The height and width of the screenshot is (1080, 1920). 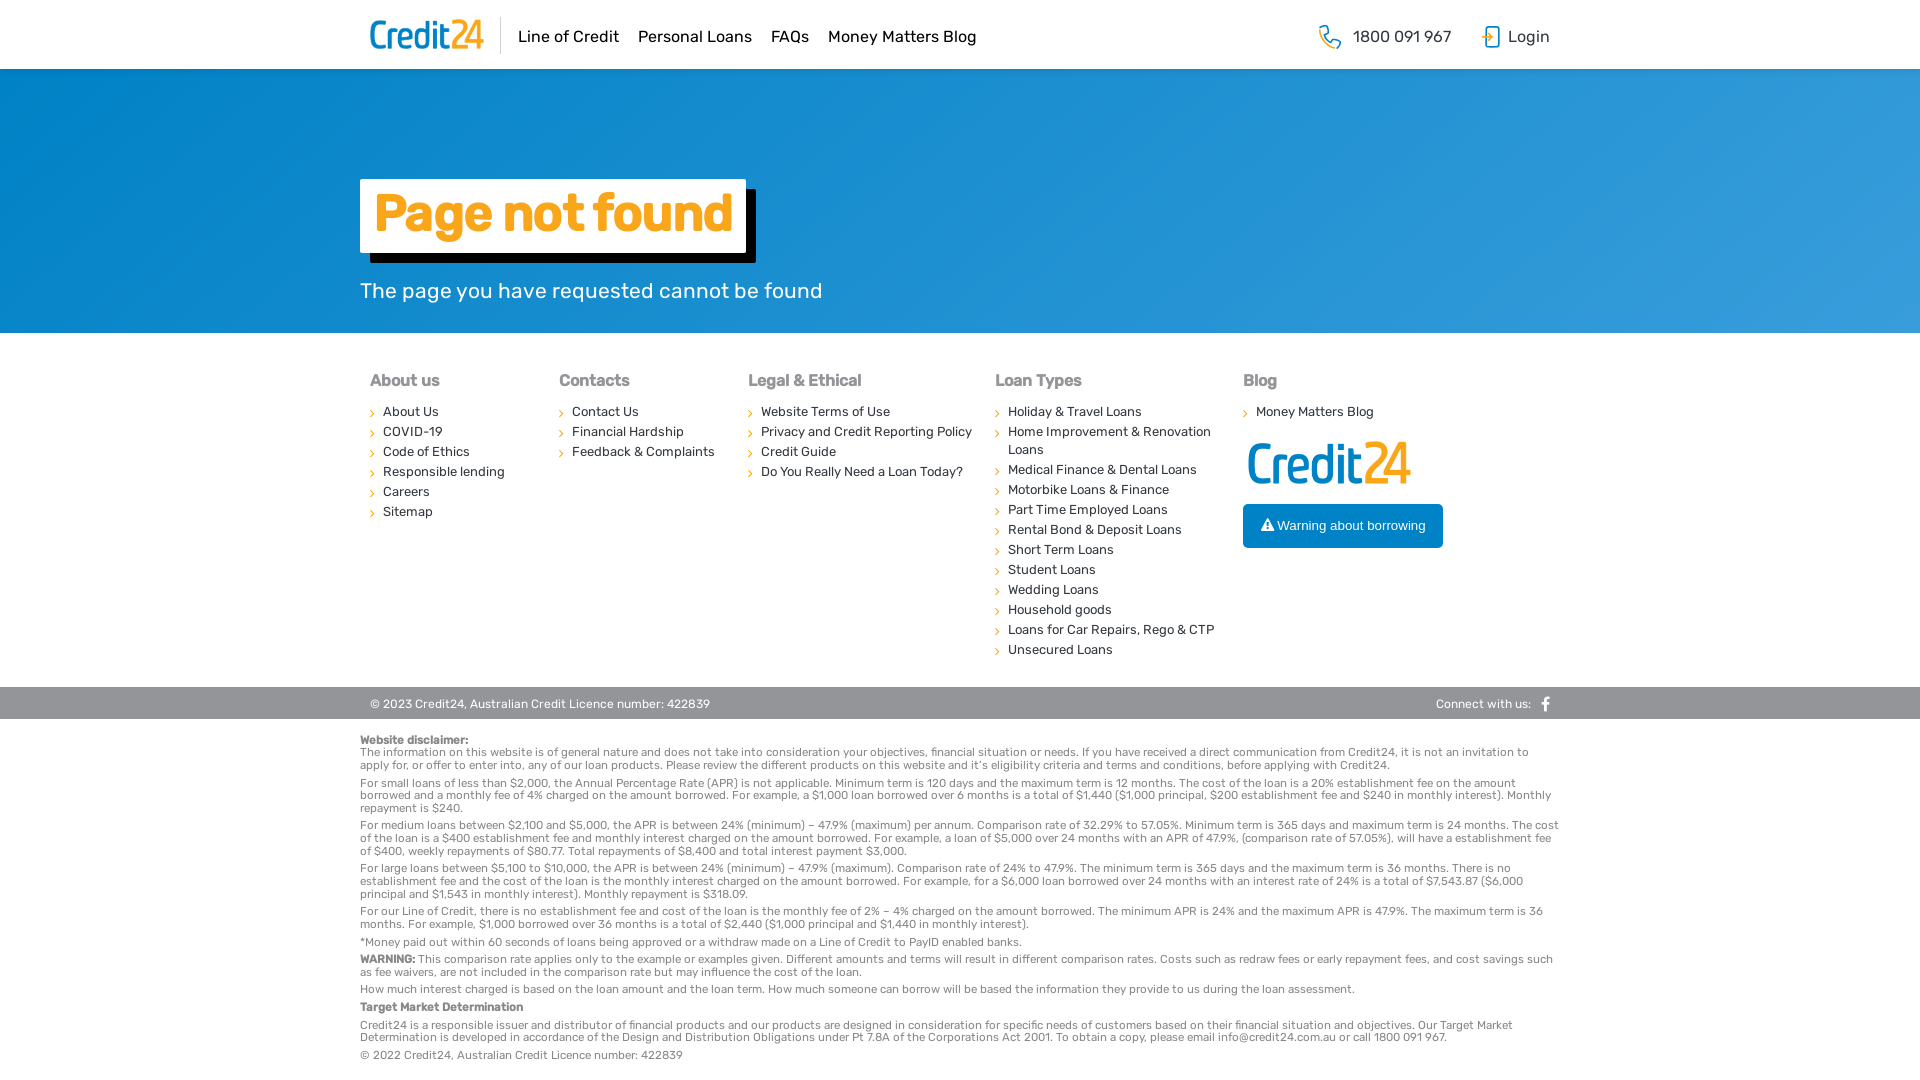 What do you see at coordinates (1353, 36) in the screenshot?
I see `'1800 091 967'` at bounding box center [1353, 36].